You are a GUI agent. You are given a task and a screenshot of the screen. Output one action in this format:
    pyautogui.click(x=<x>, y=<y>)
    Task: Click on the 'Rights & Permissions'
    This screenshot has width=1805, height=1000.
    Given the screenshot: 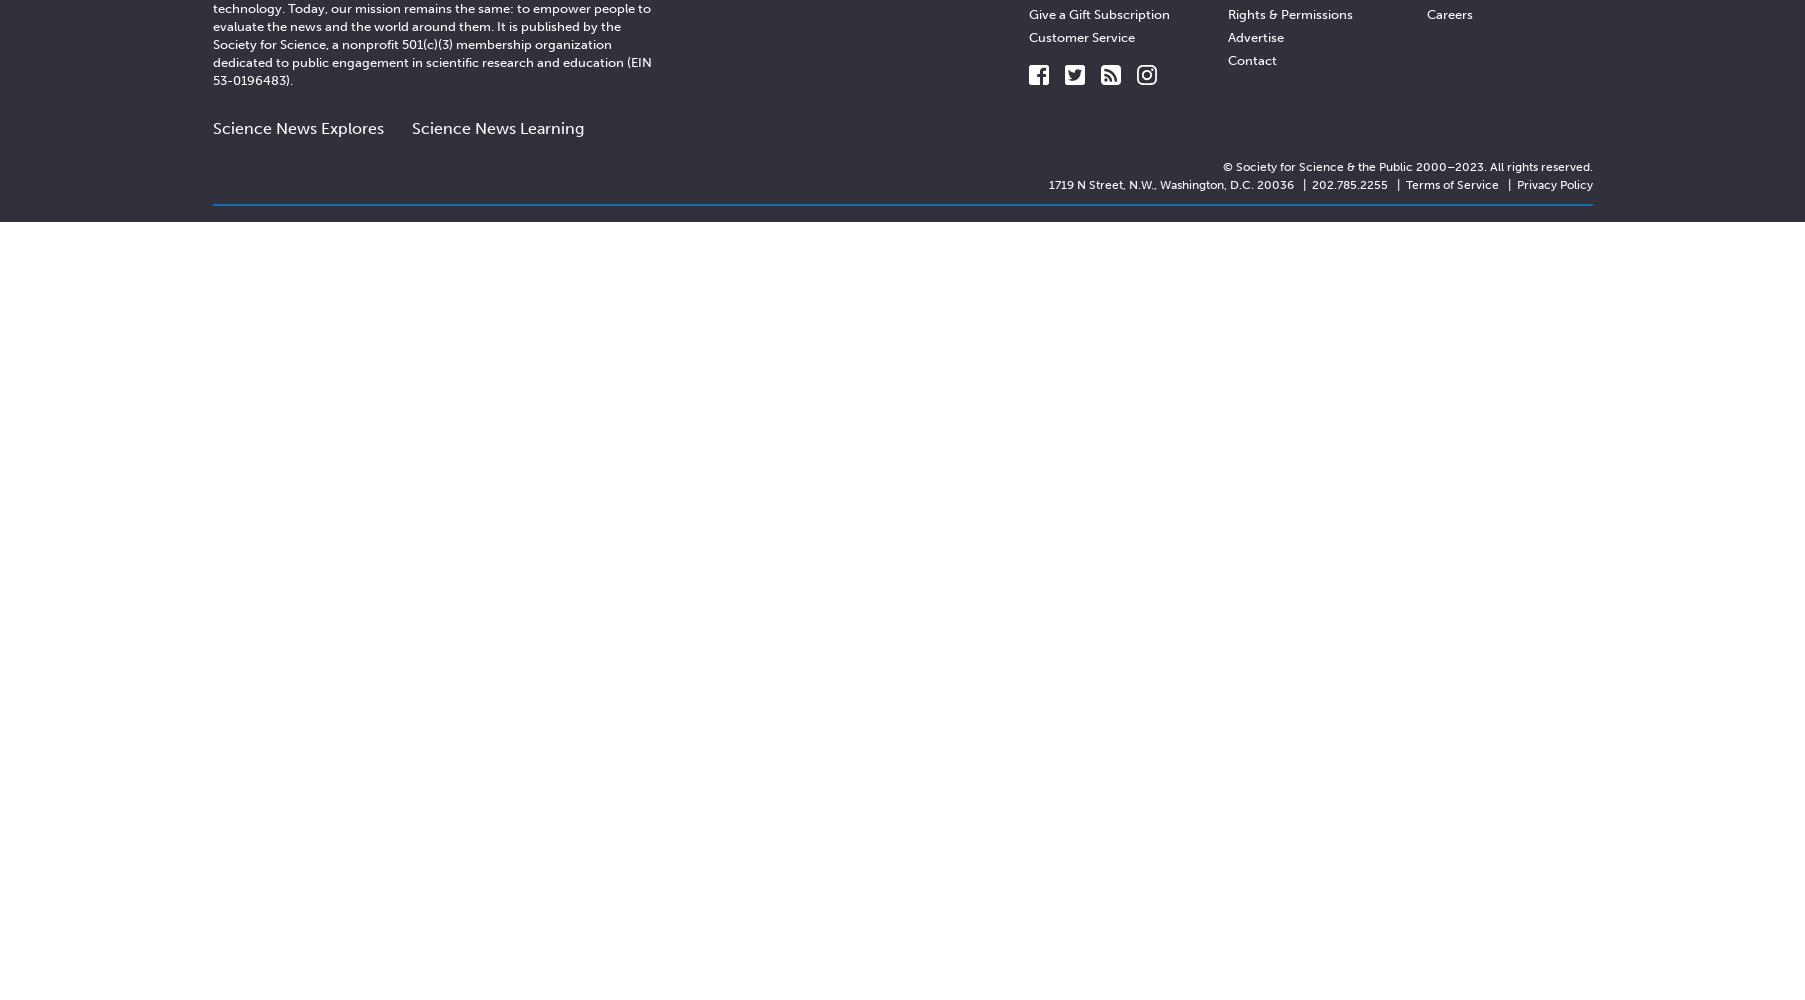 What is the action you would take?
    pyautogui.click(x=1289, y=13)
    